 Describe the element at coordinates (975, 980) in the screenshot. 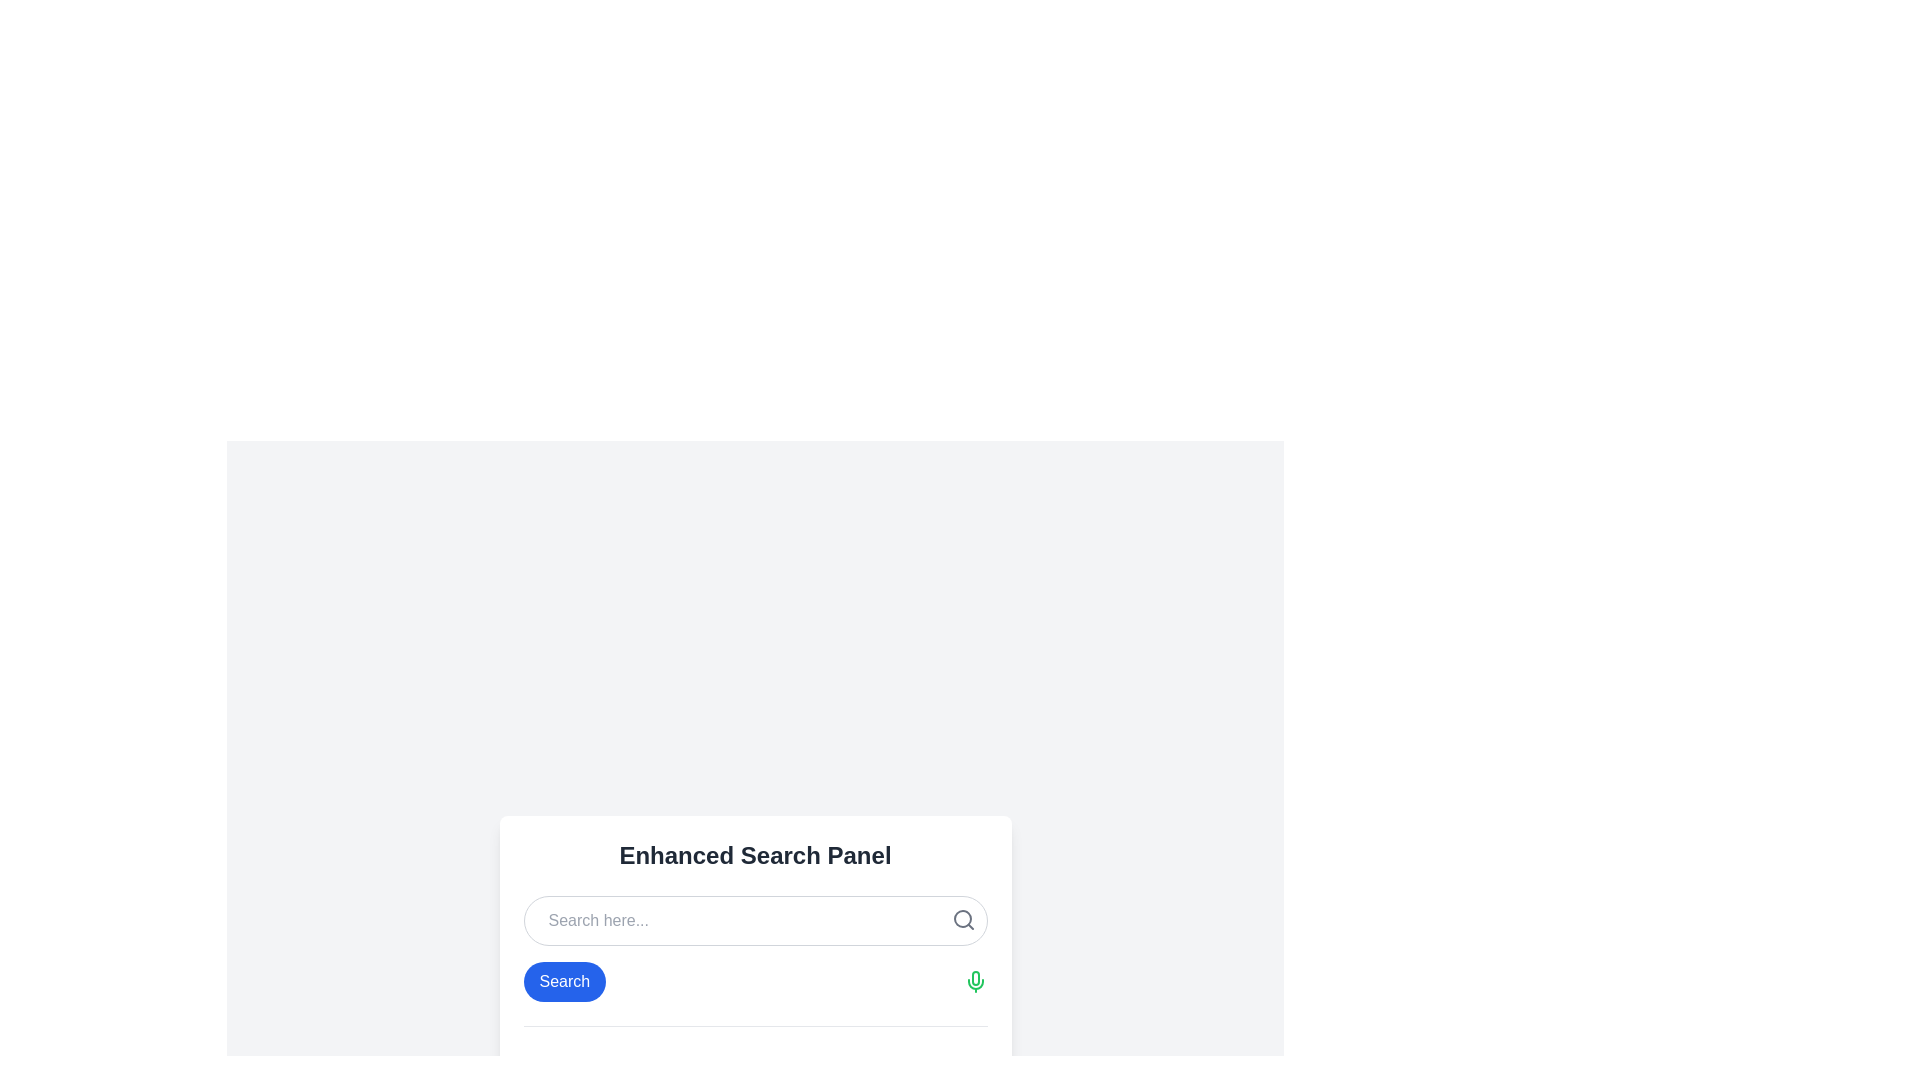

I see `the green circular microphone icon located at the far right of the search bar interface` at that location.